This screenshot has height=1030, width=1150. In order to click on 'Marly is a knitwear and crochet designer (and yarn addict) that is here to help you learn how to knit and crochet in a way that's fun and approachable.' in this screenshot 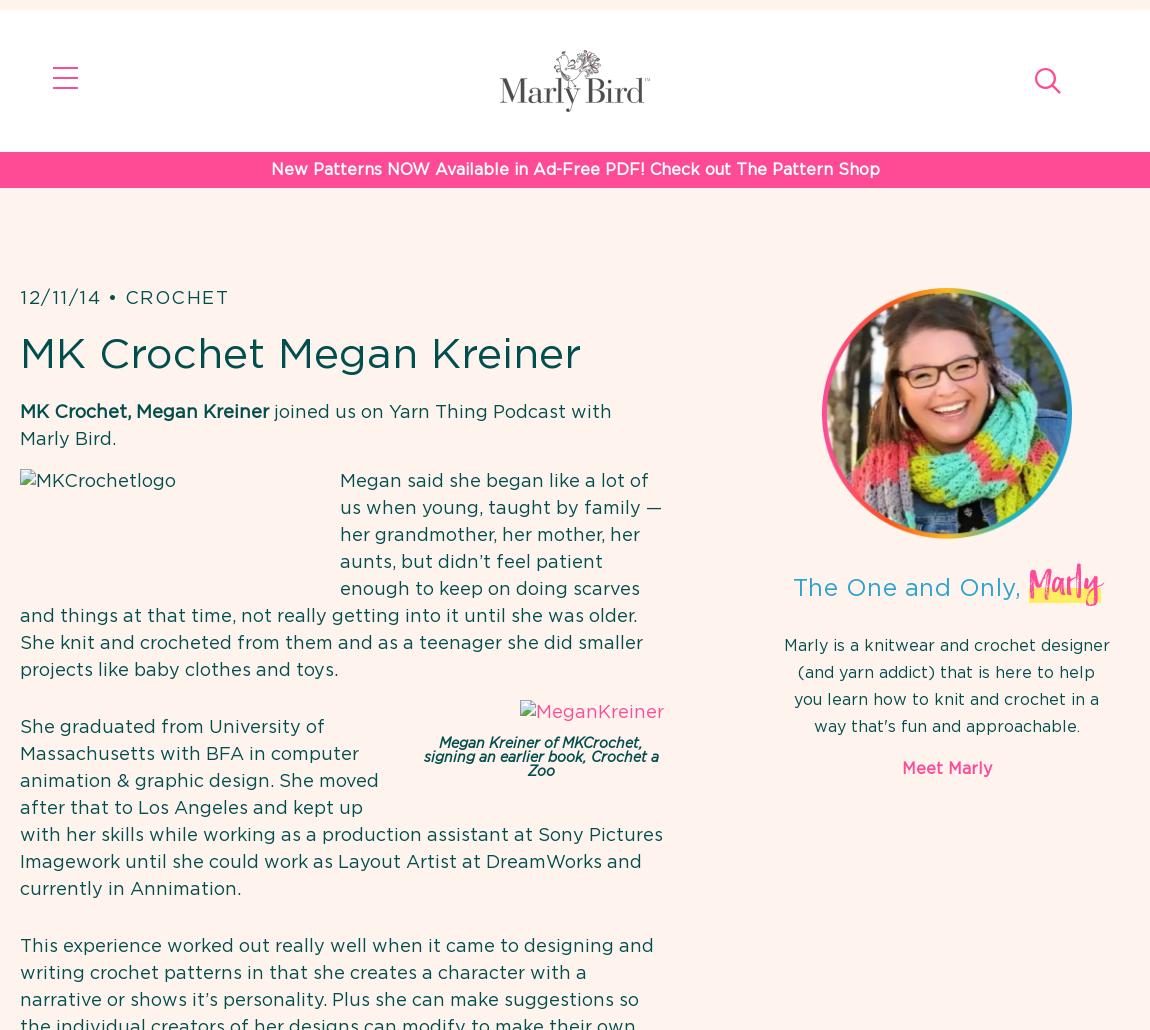, I will do `click(782, 684)`.